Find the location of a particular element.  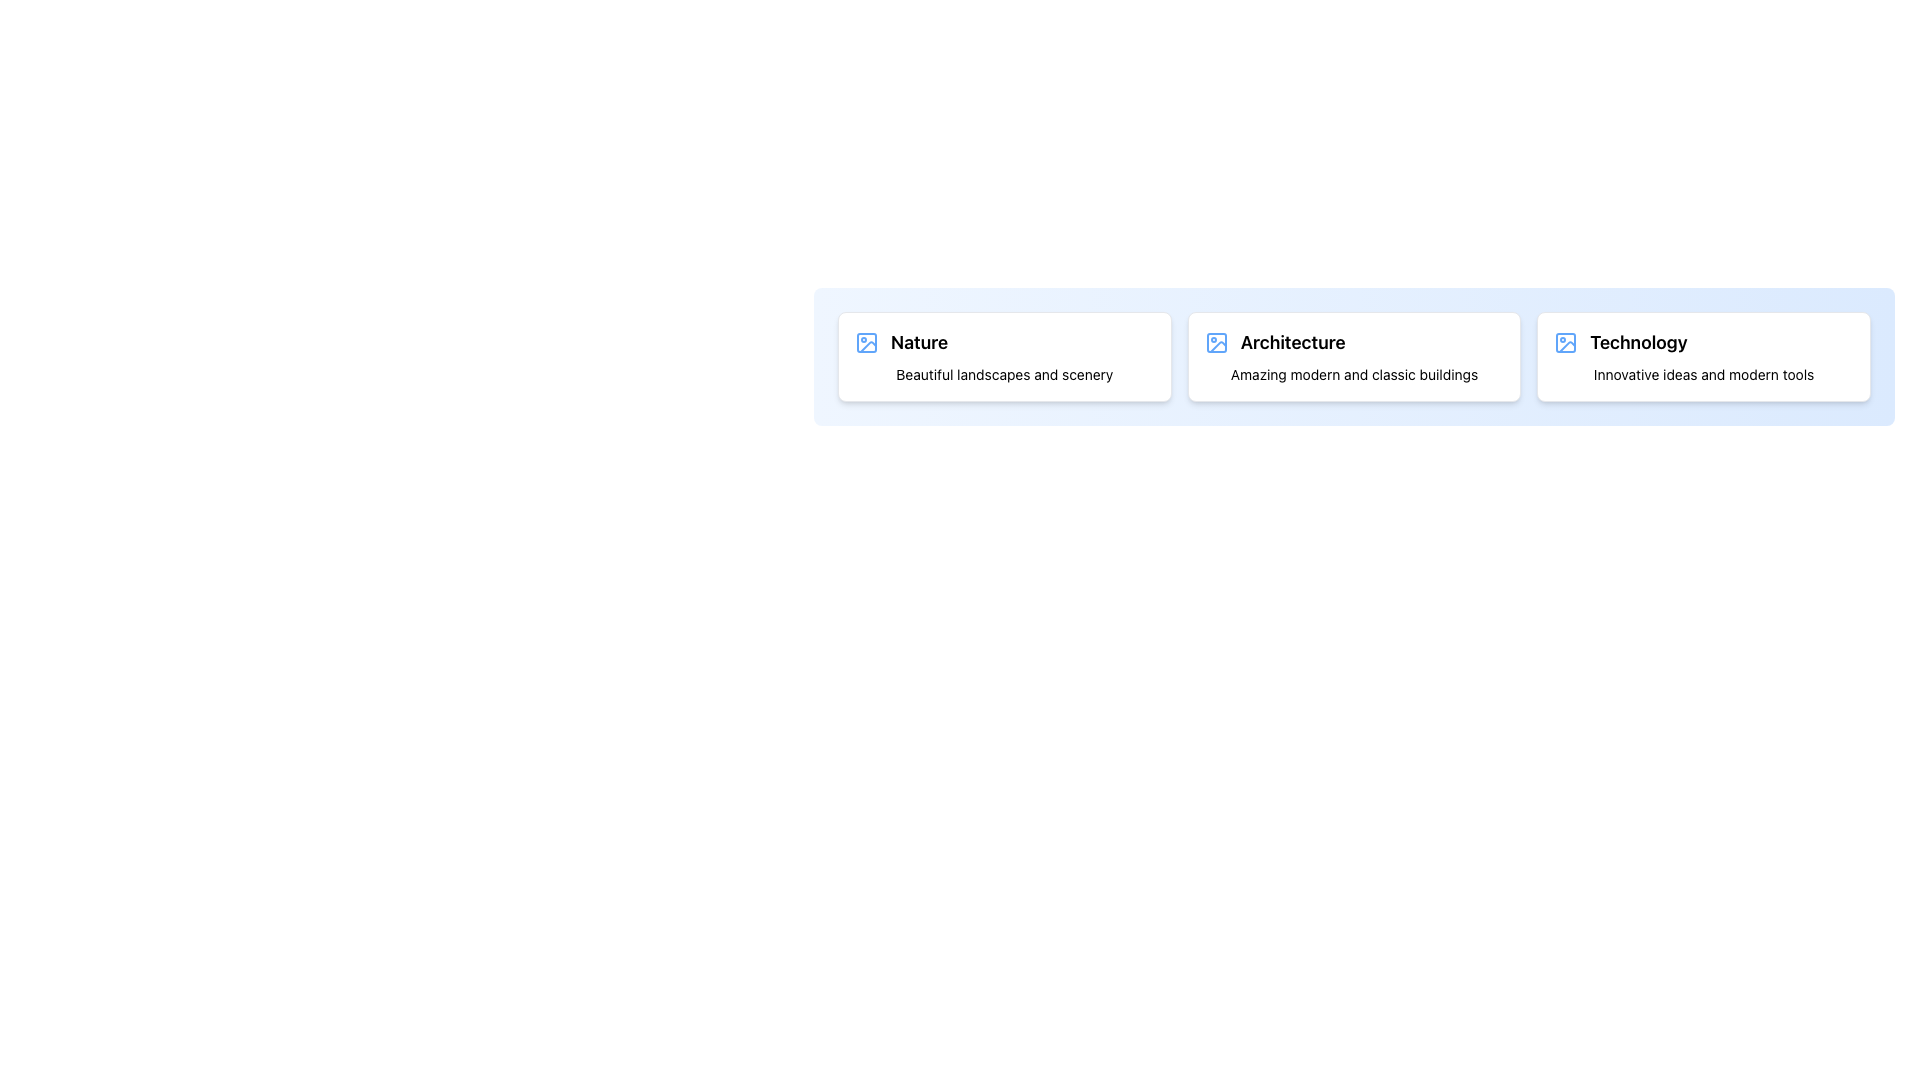

the text label reading 'Nature', which is styled with a bold font and positioned above a smaller description text in the first card of a horizontal row is located at coordinates (918, 342).